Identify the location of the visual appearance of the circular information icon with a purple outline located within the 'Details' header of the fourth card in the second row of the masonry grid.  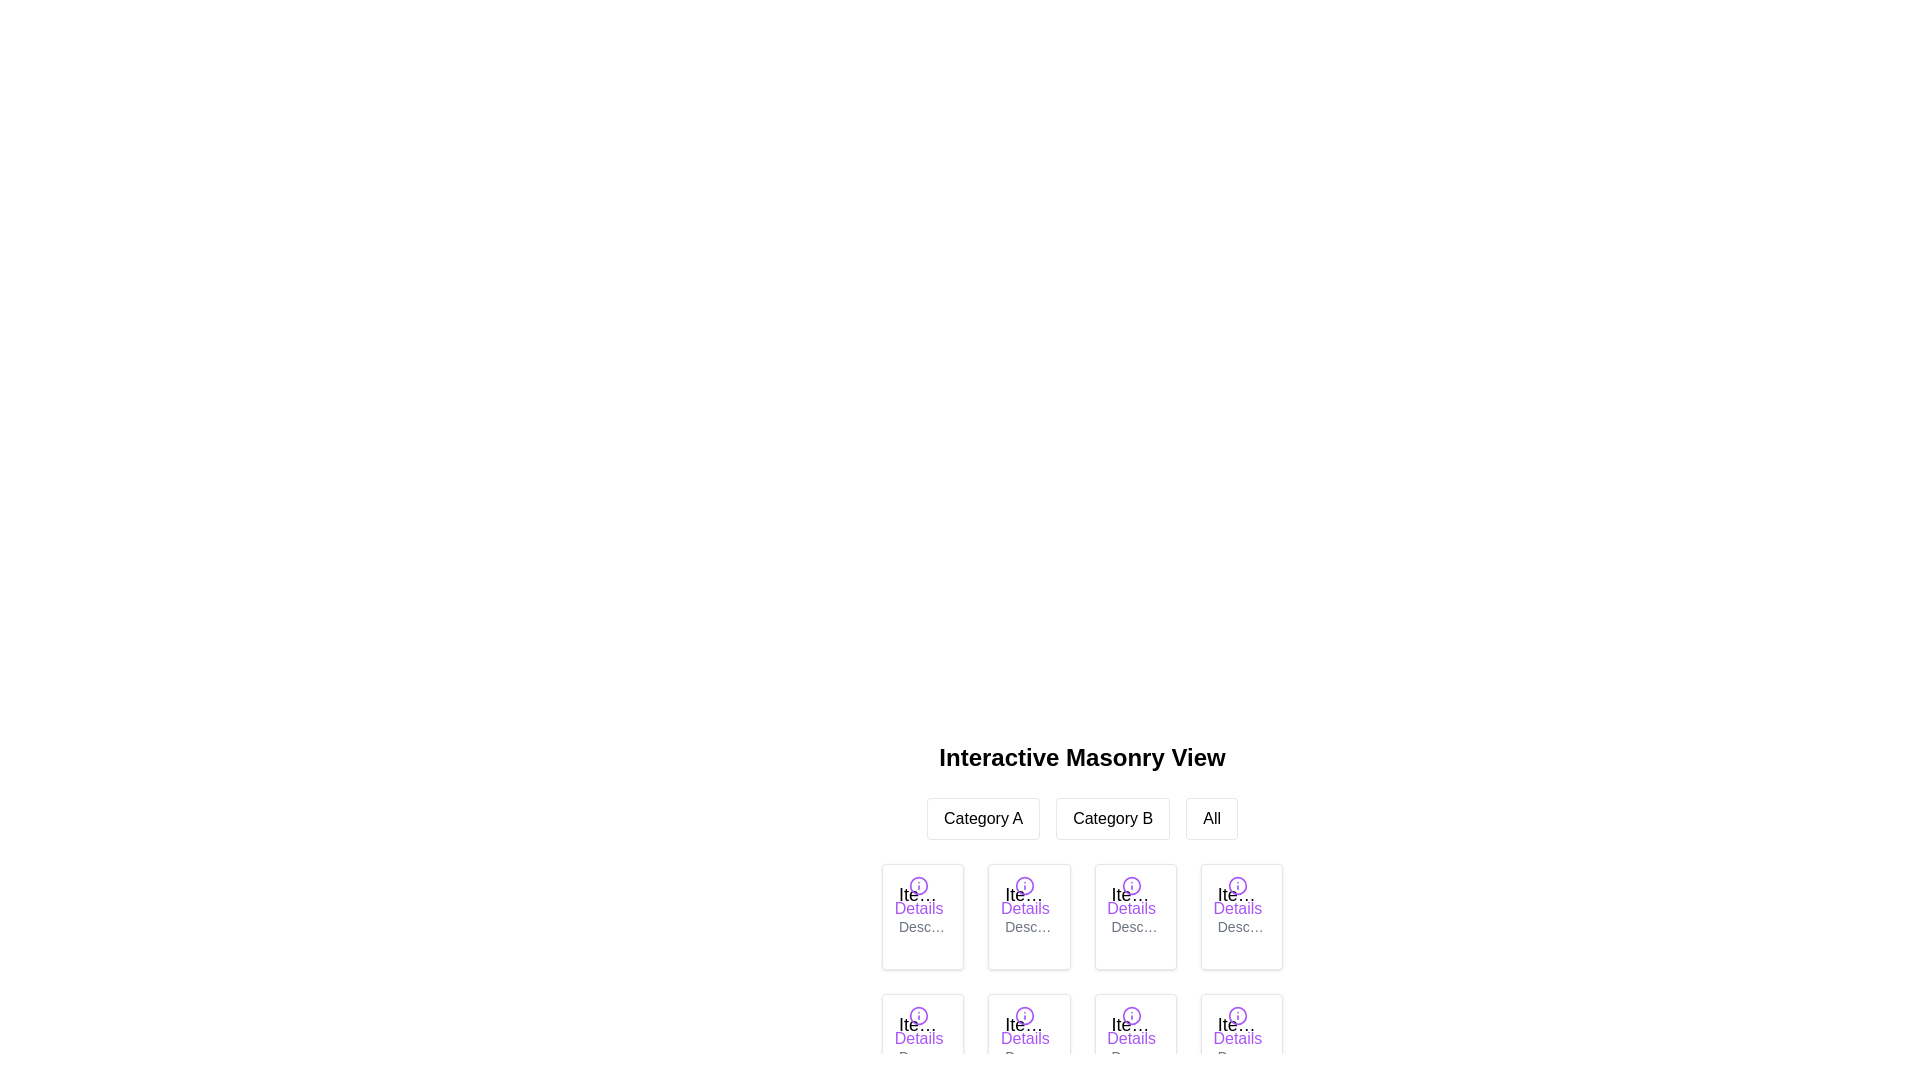
(1236, 884).